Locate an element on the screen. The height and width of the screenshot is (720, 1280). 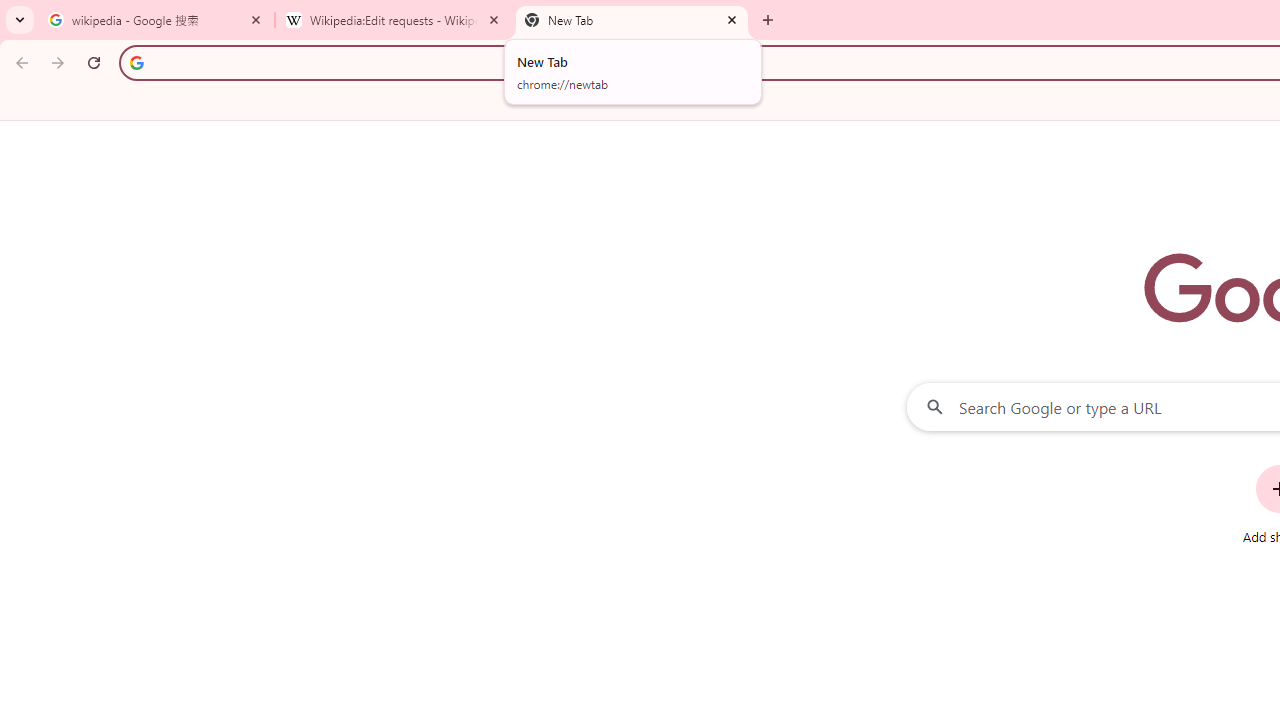
'Wikipedia:Edit requests - Wikipedia' is located at coordinates (394, 20).